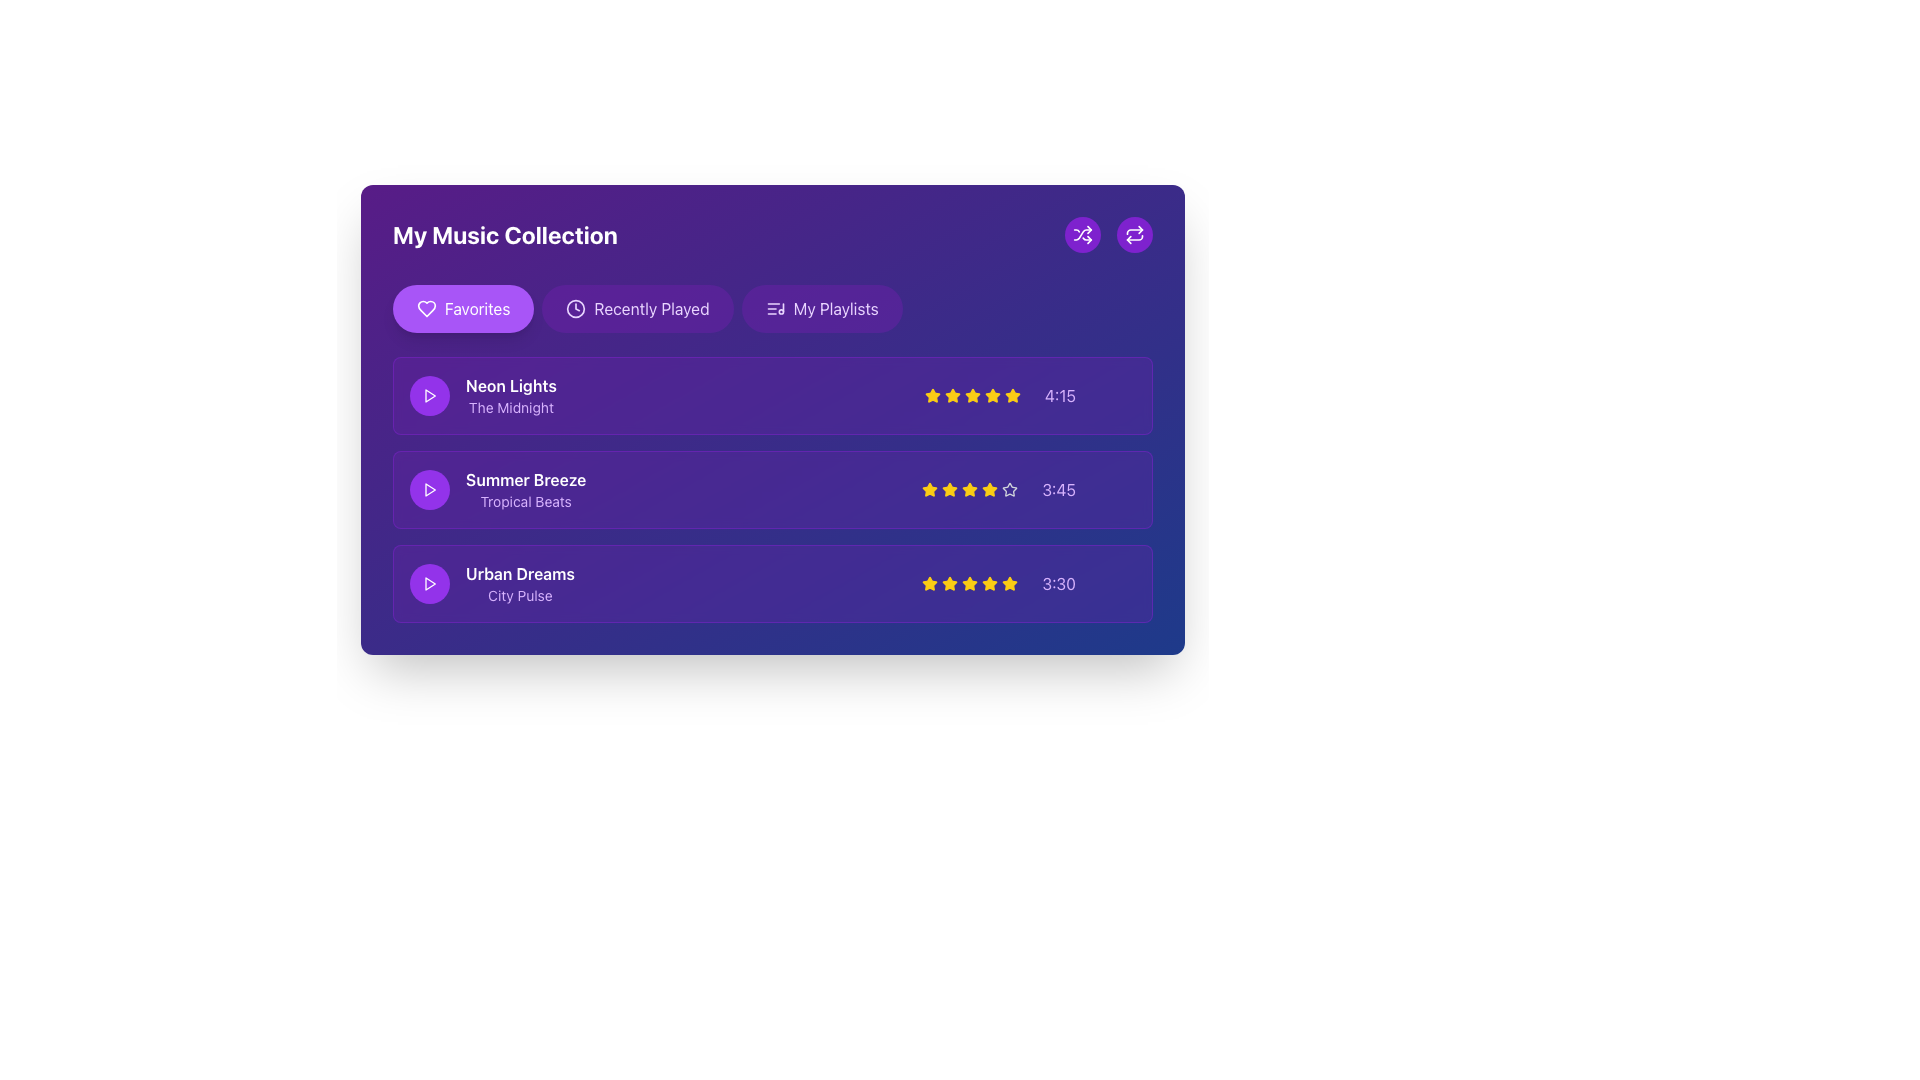  What do you see at coordinates (992, 395) in the screenshot?
I see `the first golden-yellow Rating Star icon representing the music item 'Neon Lights' in the playlist` at bounding box center [992, 395].